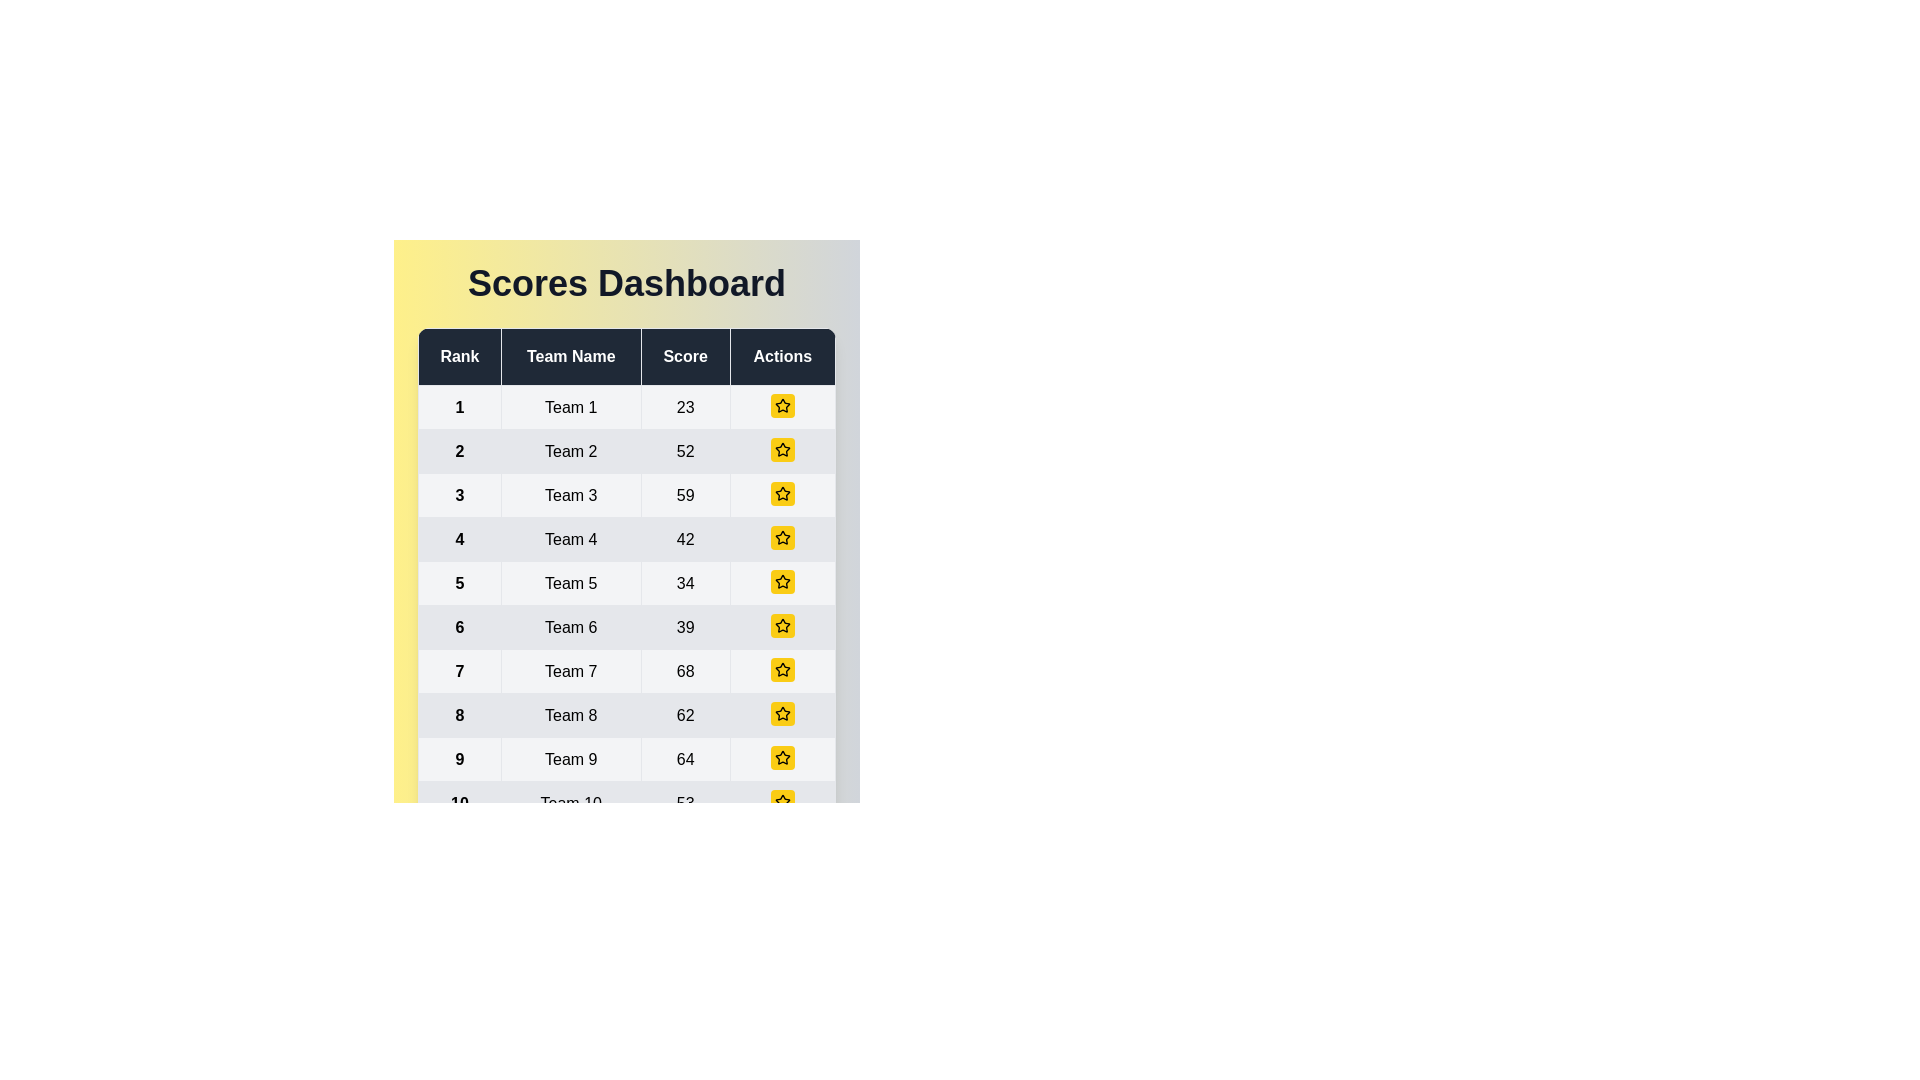 This screenshot has height=1080, width=1920. Describe the element at coordinates (459, 356) in the screenshot. I see `the column header for Rank to sort the table by that column` at that location.